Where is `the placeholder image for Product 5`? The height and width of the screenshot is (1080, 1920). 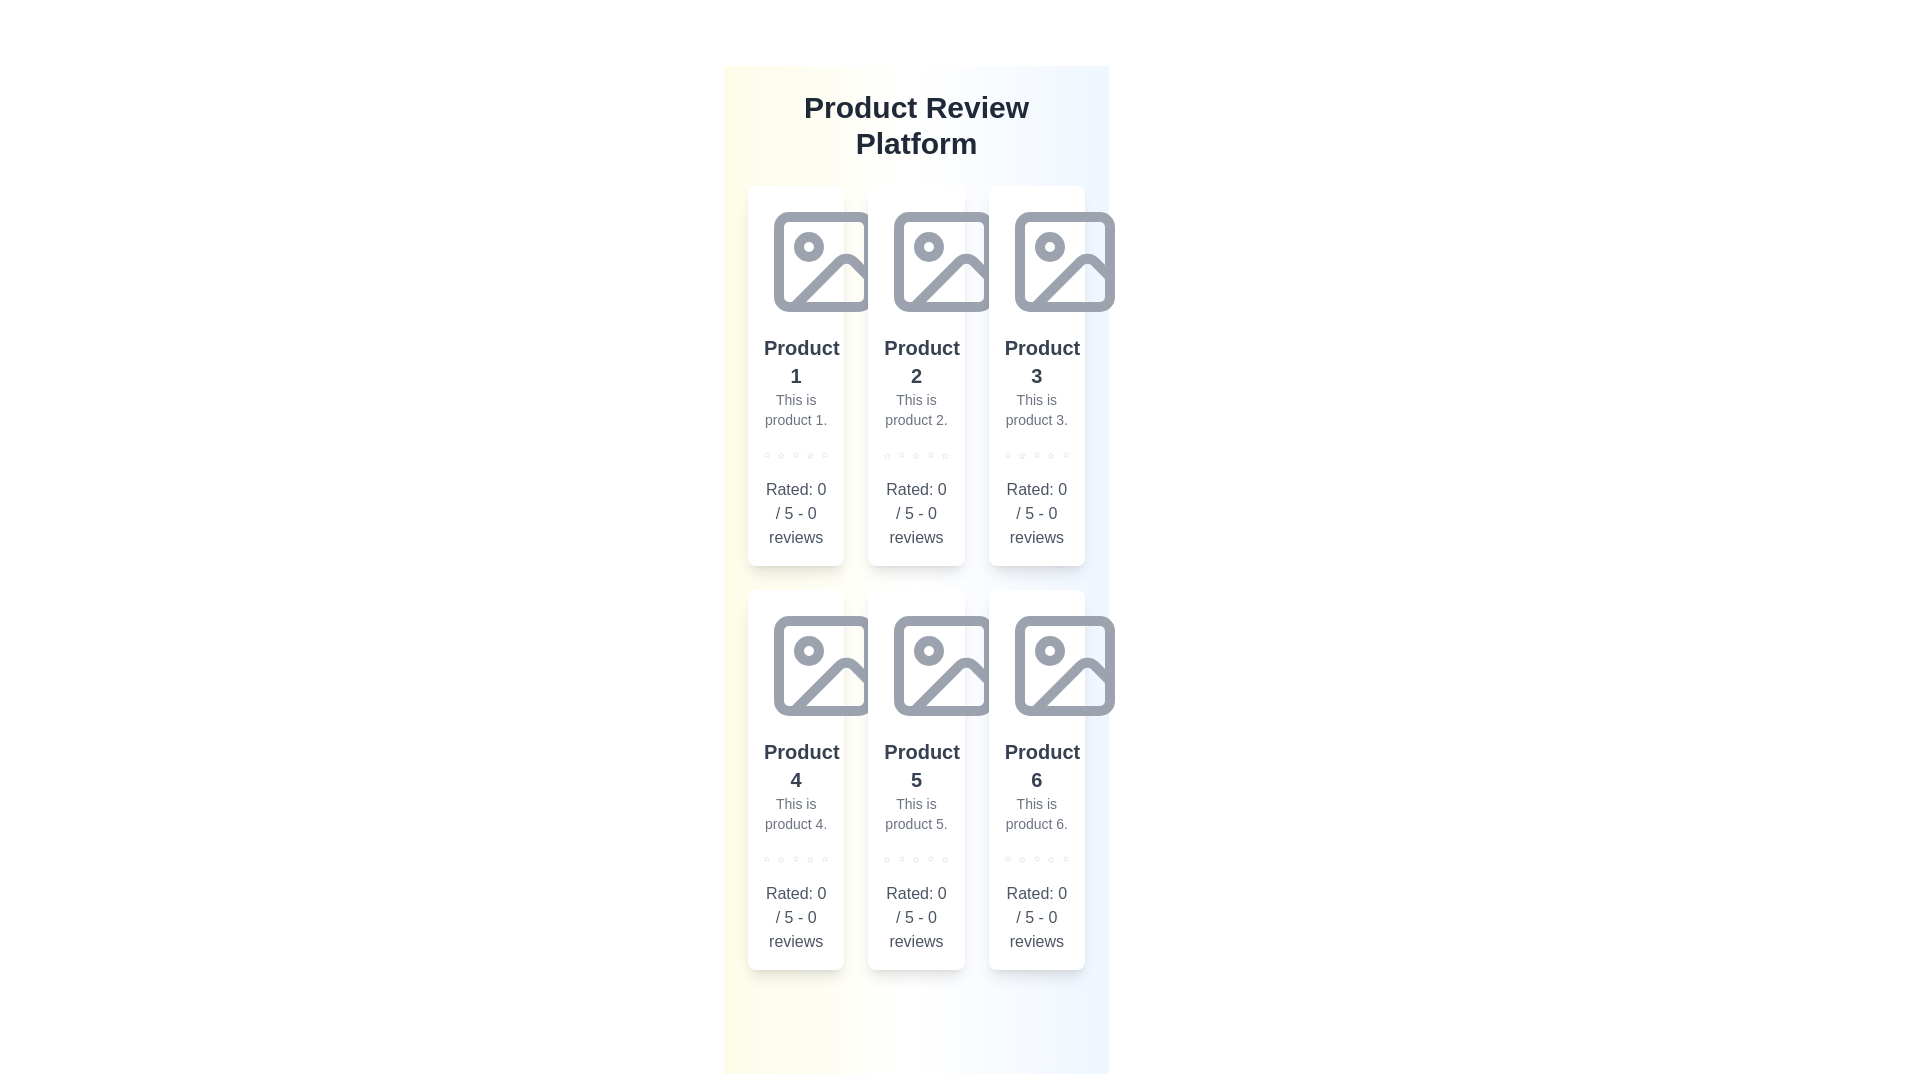
the placeholder image for Product 5 is located at coordinates (943, 666).